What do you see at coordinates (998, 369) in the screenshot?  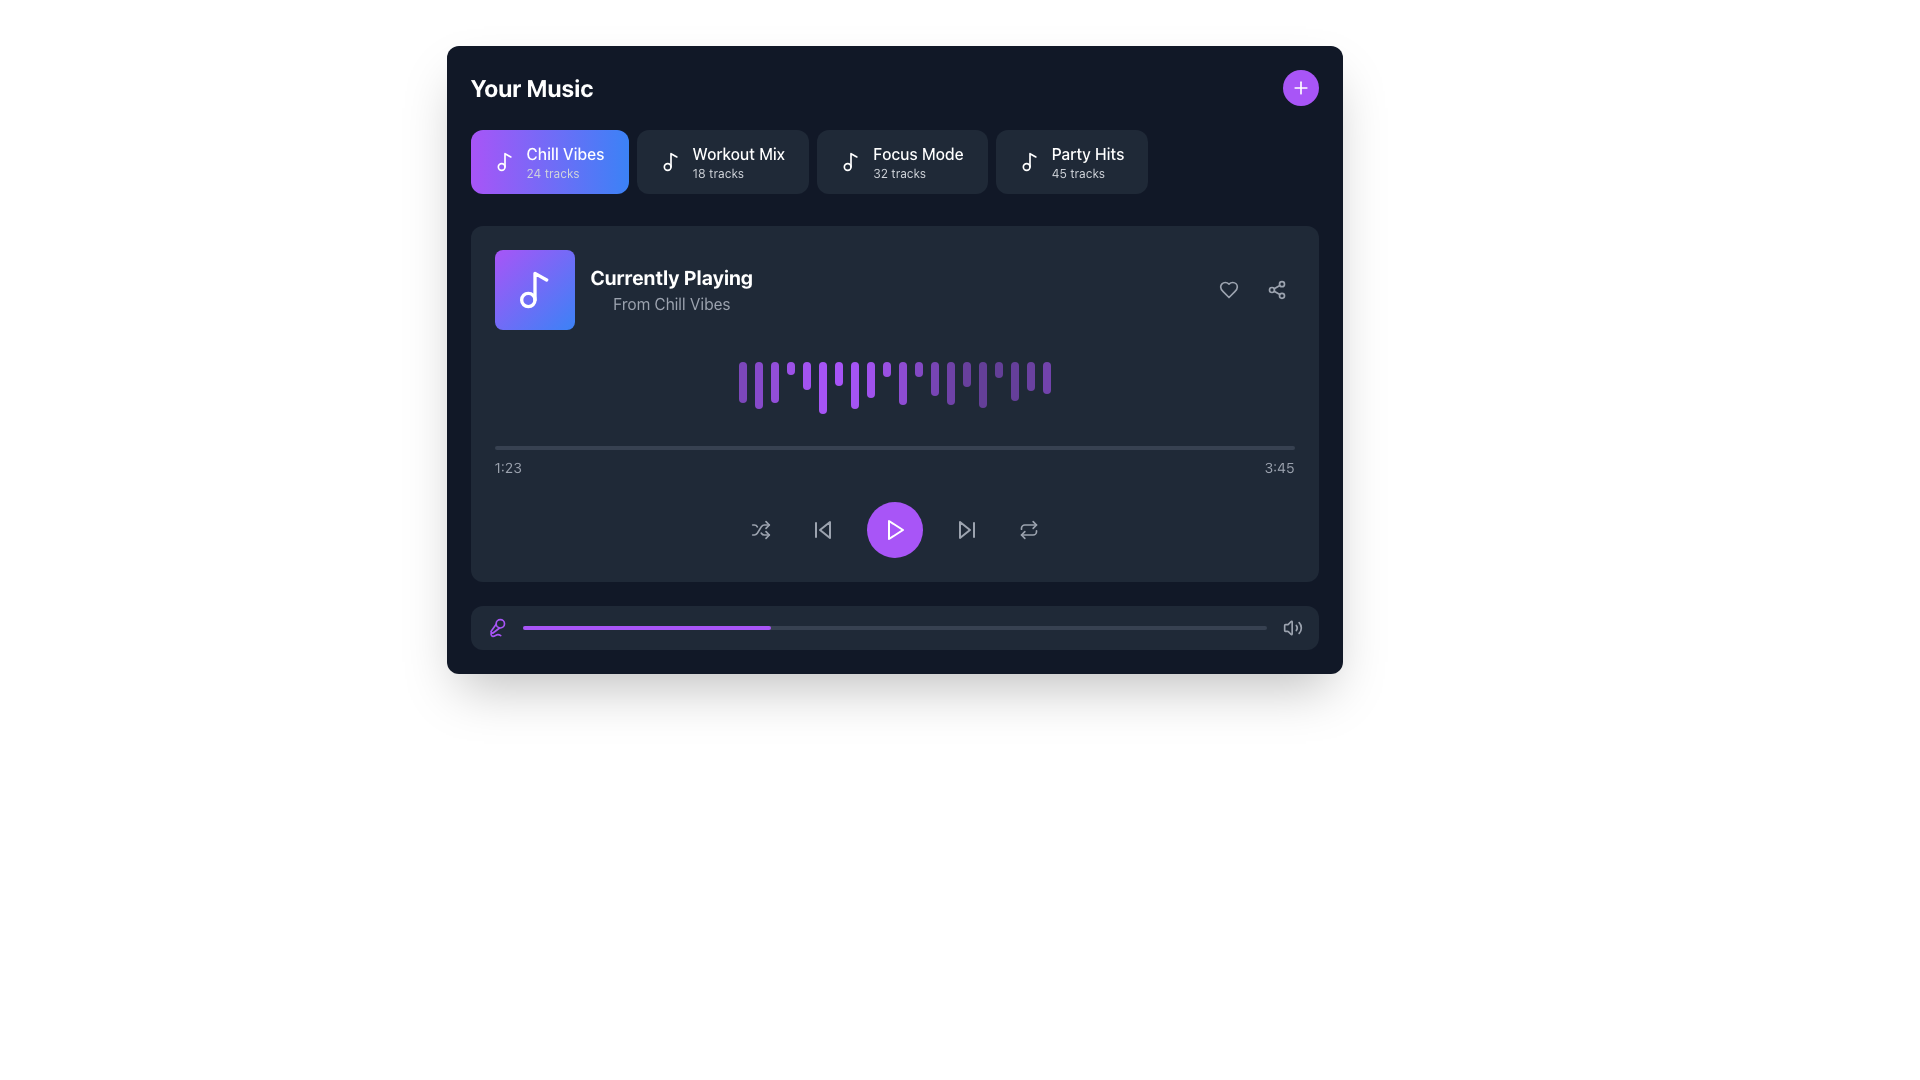 I see `the 17th decorative bar element in the waveform display, located below the 'Currently Playing' title and above the playback controls` at bounding box center [998, 369].